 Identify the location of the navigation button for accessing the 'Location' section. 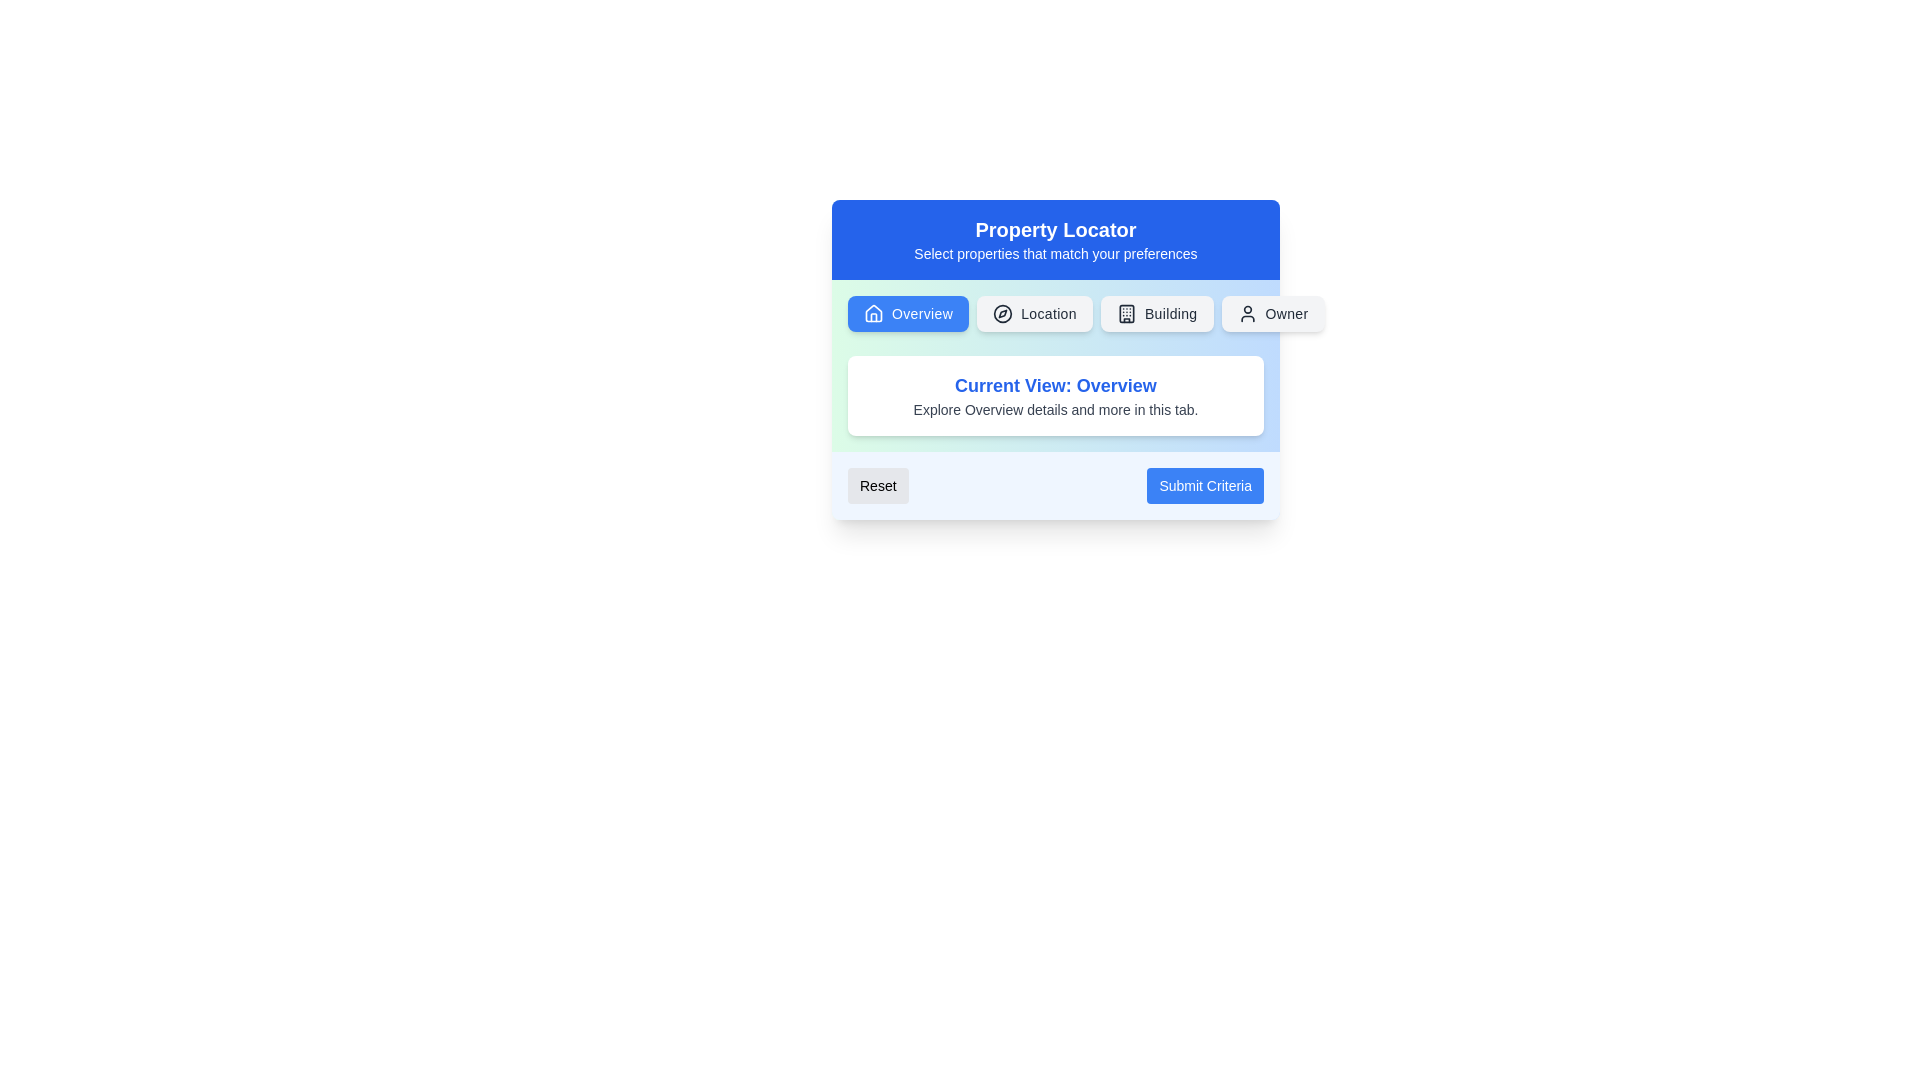
(1035, 313).